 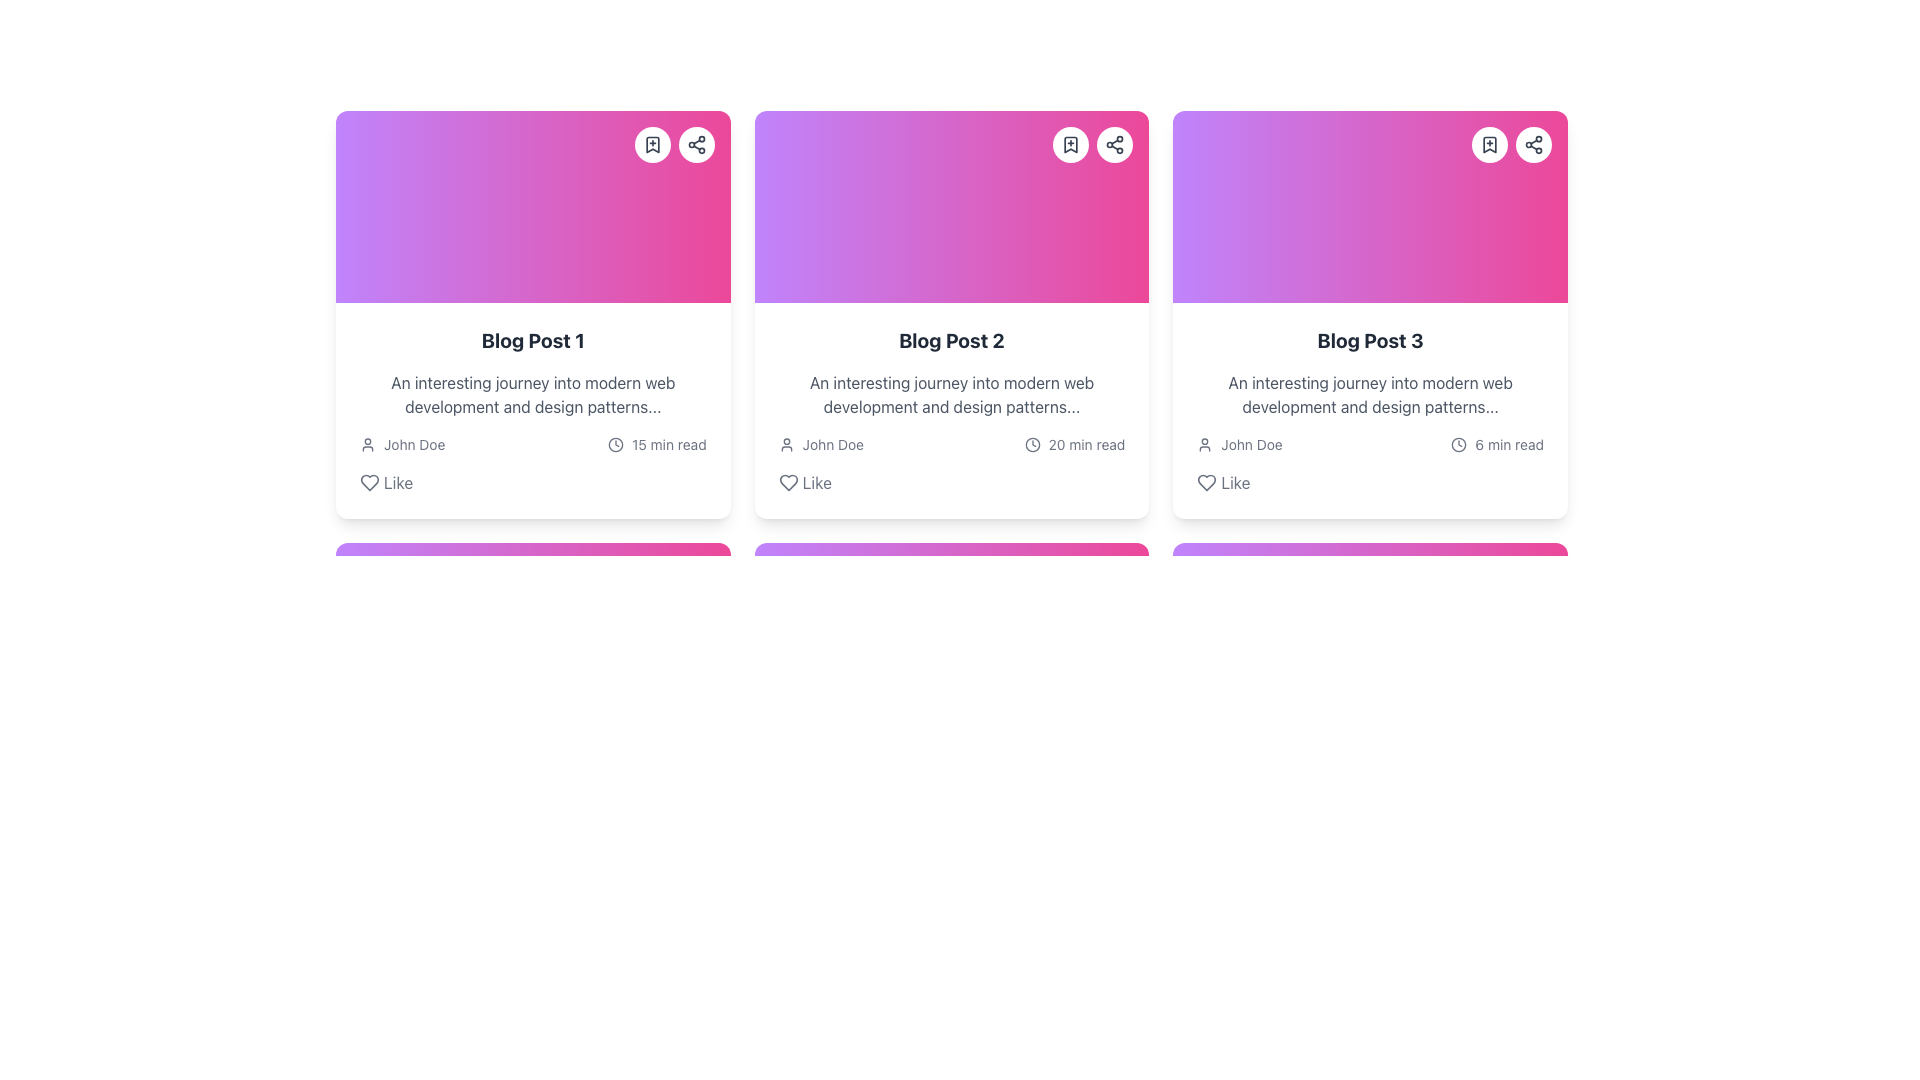 What do you see at coordinates (1114, 144) in the screenshot?
I see `the rightmost share icon located in the top-right corner of the second card from the left` at bounding box center [1114, 144].